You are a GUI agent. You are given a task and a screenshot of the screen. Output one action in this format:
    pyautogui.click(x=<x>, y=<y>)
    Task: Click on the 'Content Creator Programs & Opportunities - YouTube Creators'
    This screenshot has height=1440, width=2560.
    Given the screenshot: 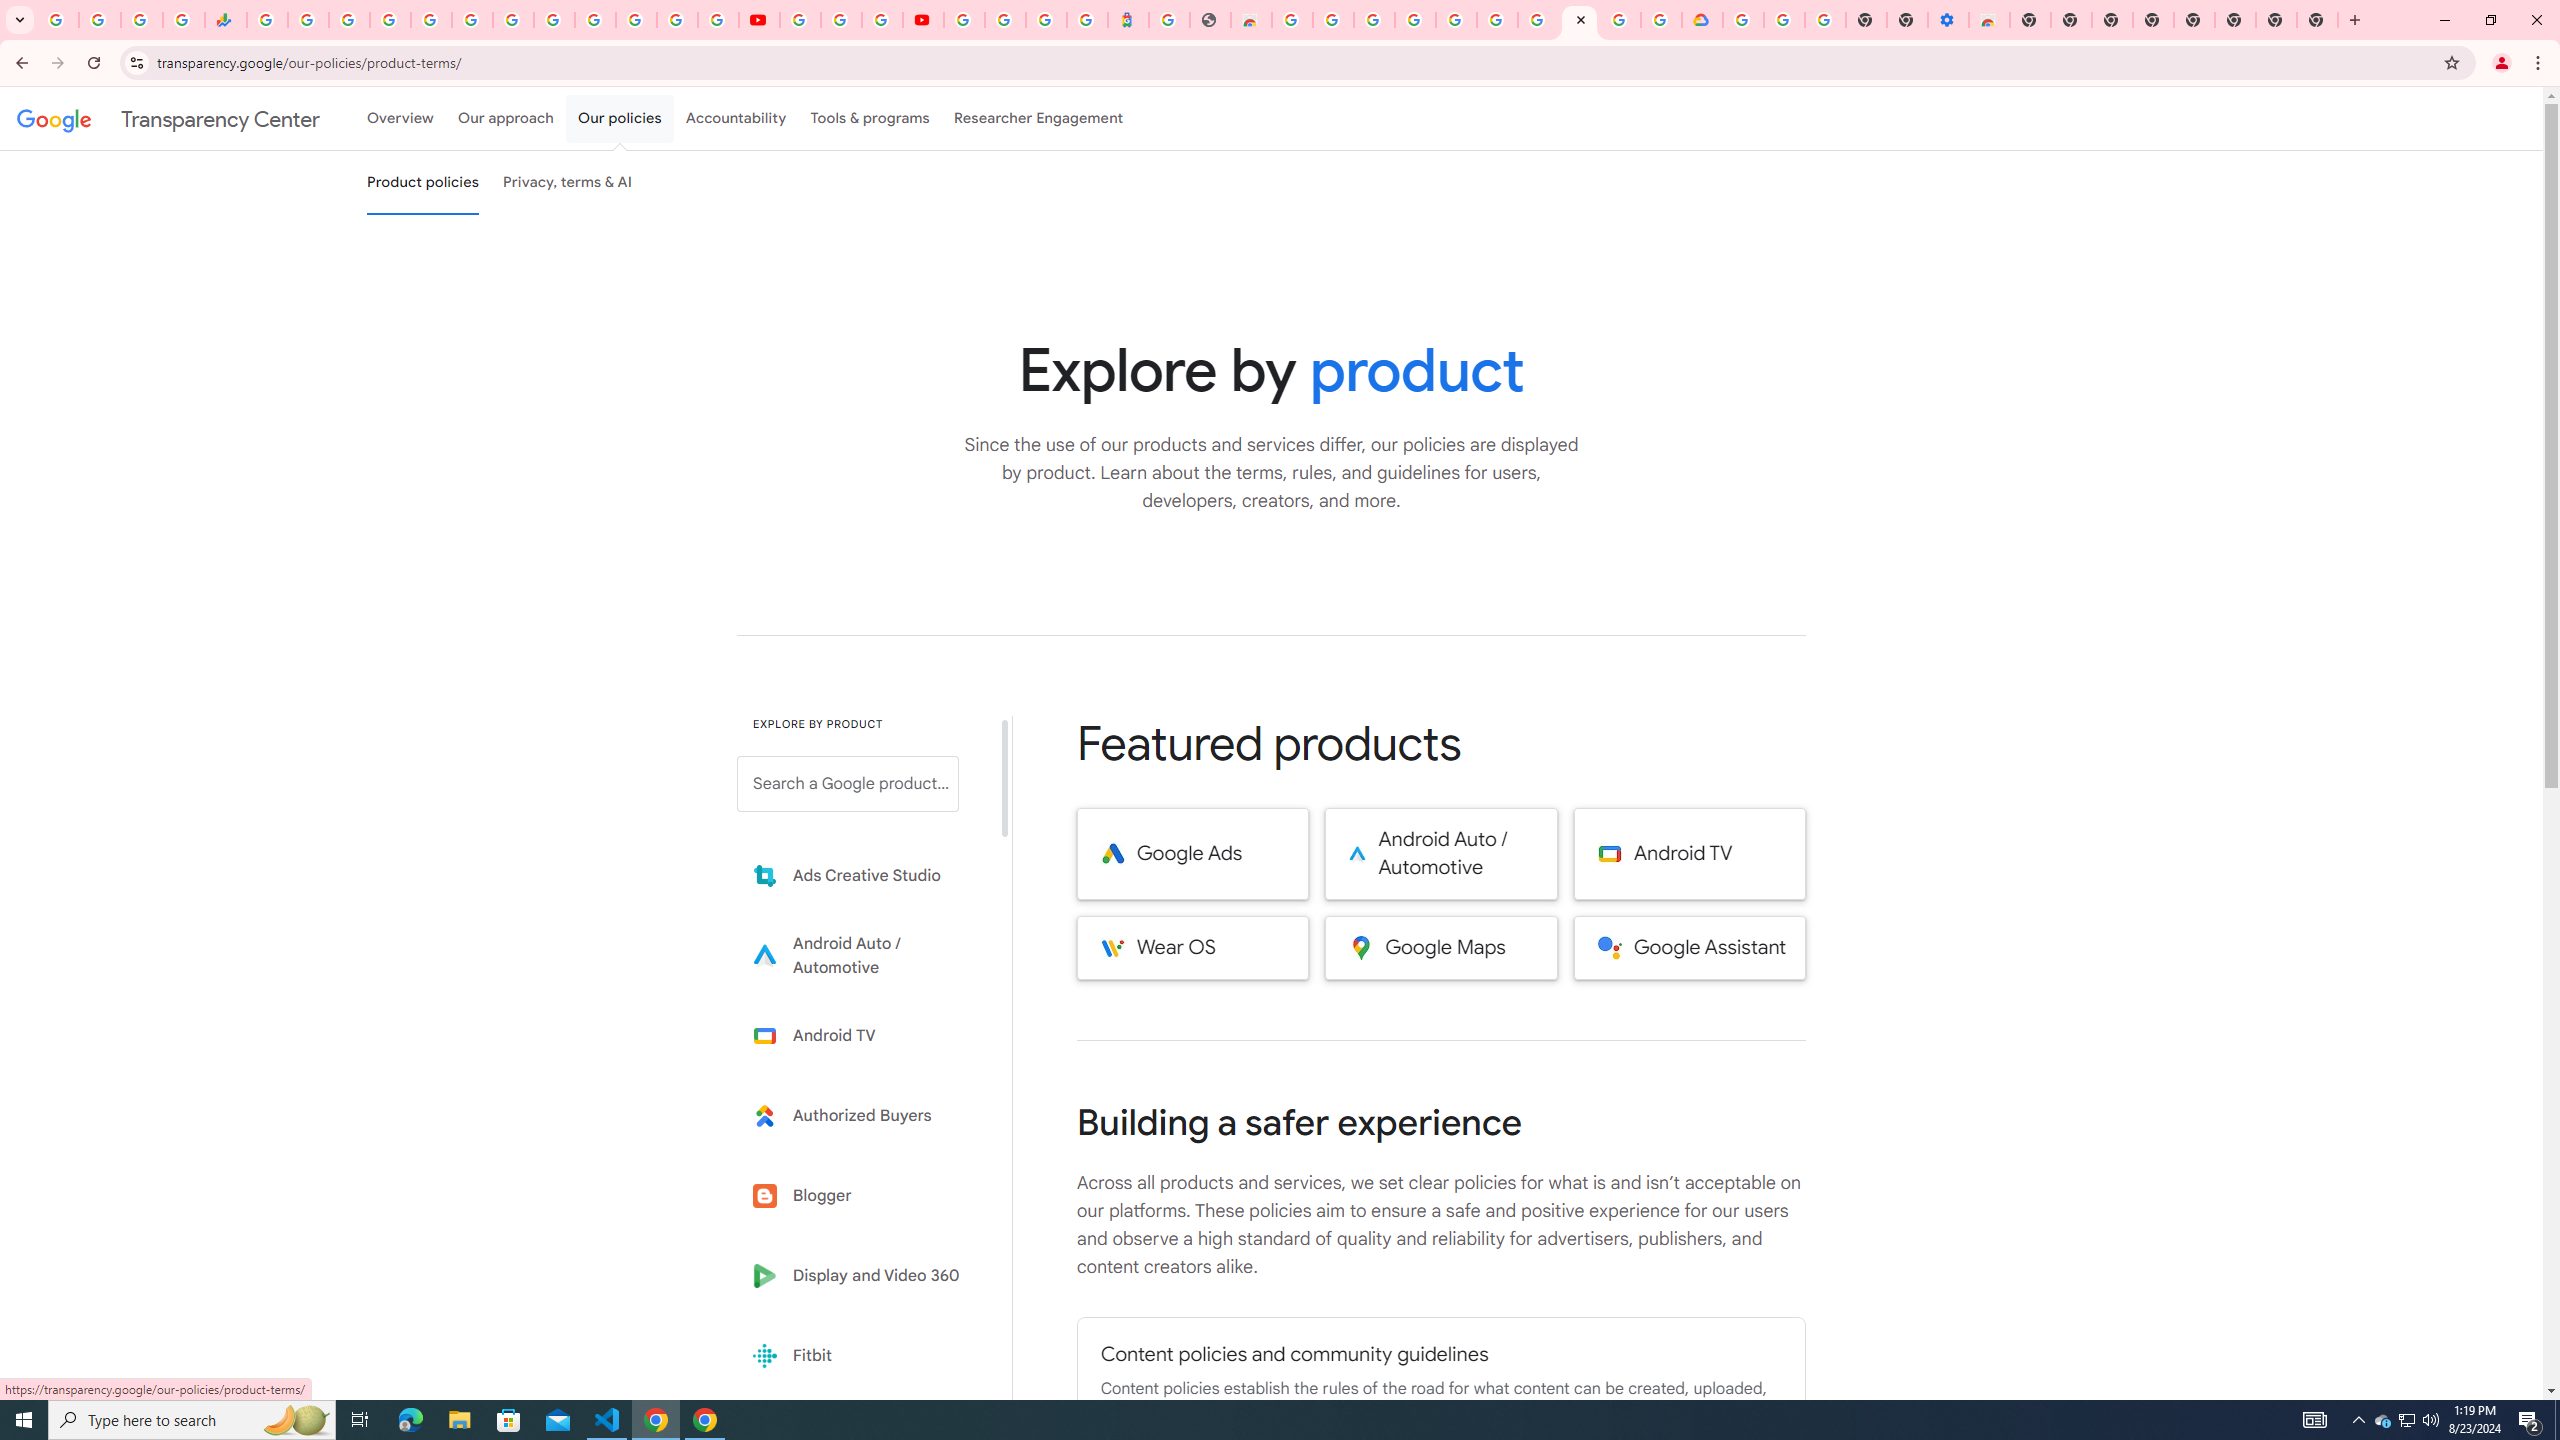 What is the action you would take?
    pyautogui.click(x=921, y=19)
    